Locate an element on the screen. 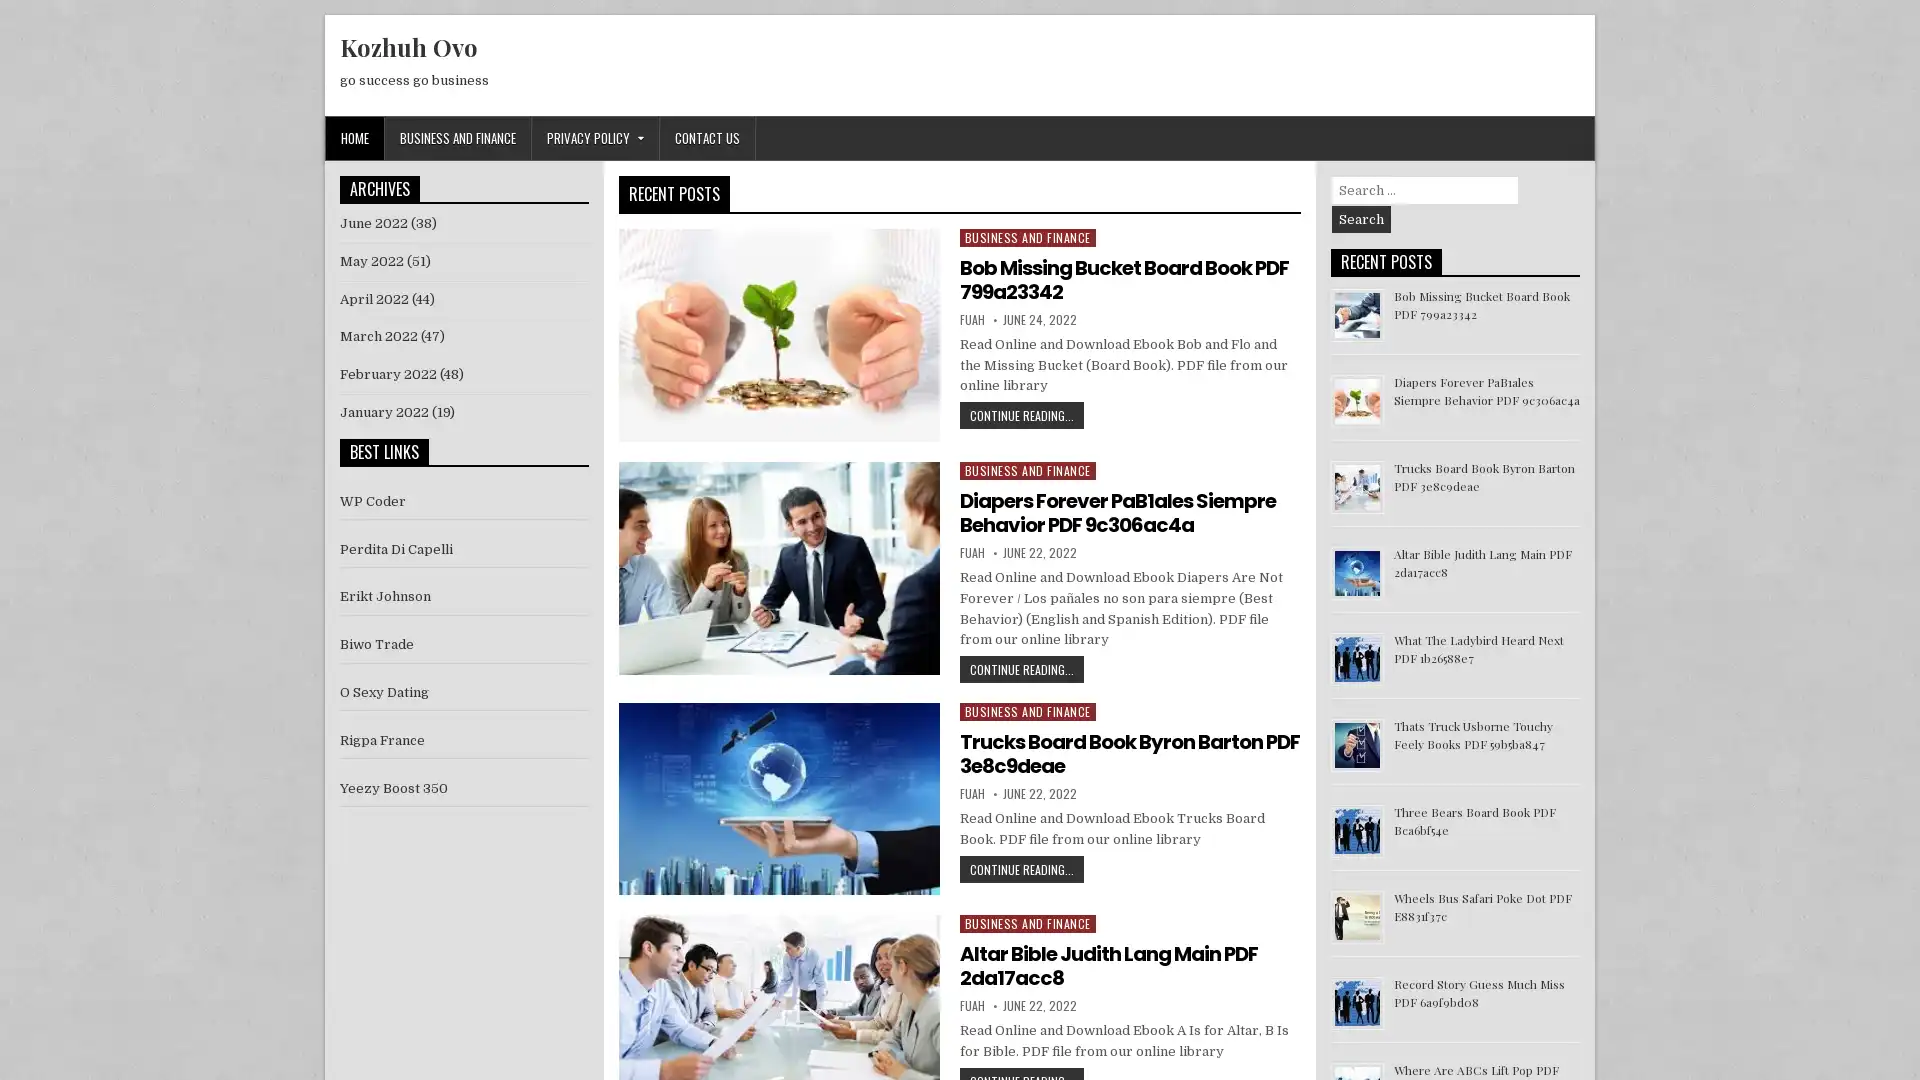 This screenshot has height=1080, width=1920. Search is located at coordinates (1360, 219).